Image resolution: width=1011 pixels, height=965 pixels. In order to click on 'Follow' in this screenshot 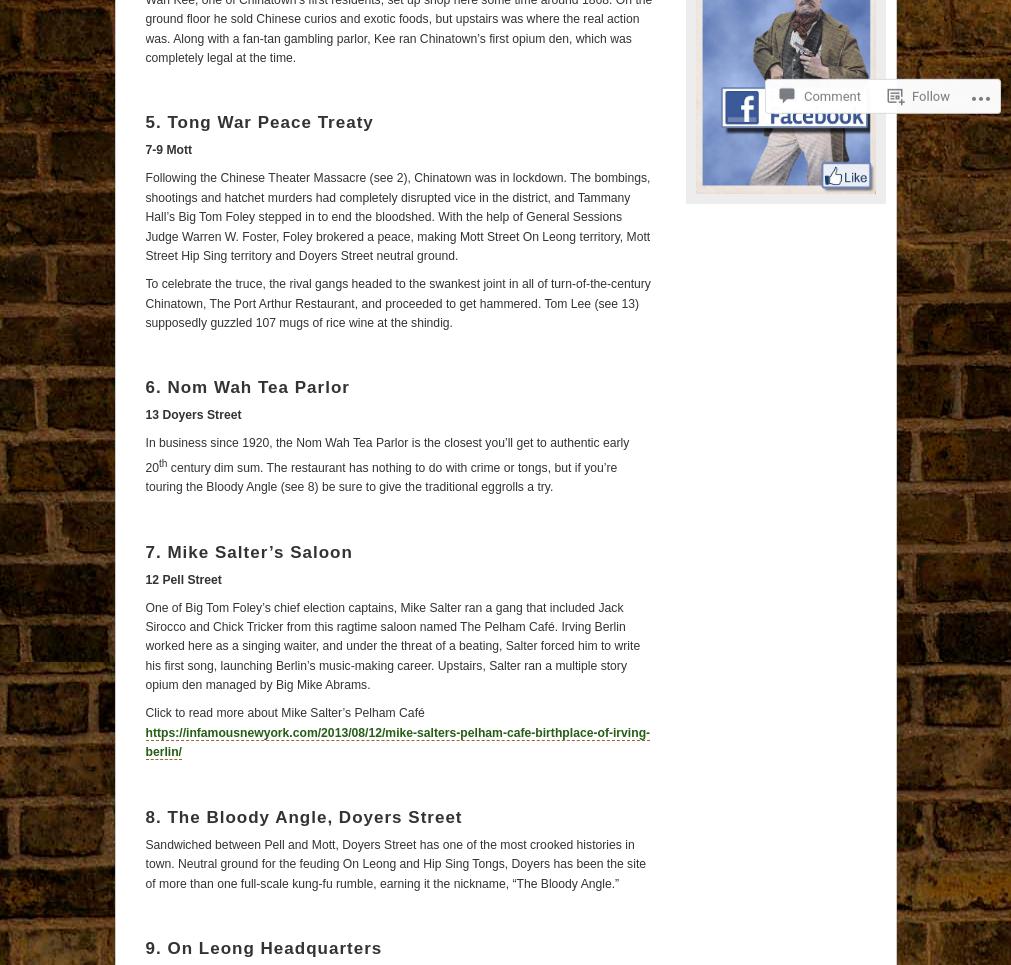, I will do `click(930, 42)`.